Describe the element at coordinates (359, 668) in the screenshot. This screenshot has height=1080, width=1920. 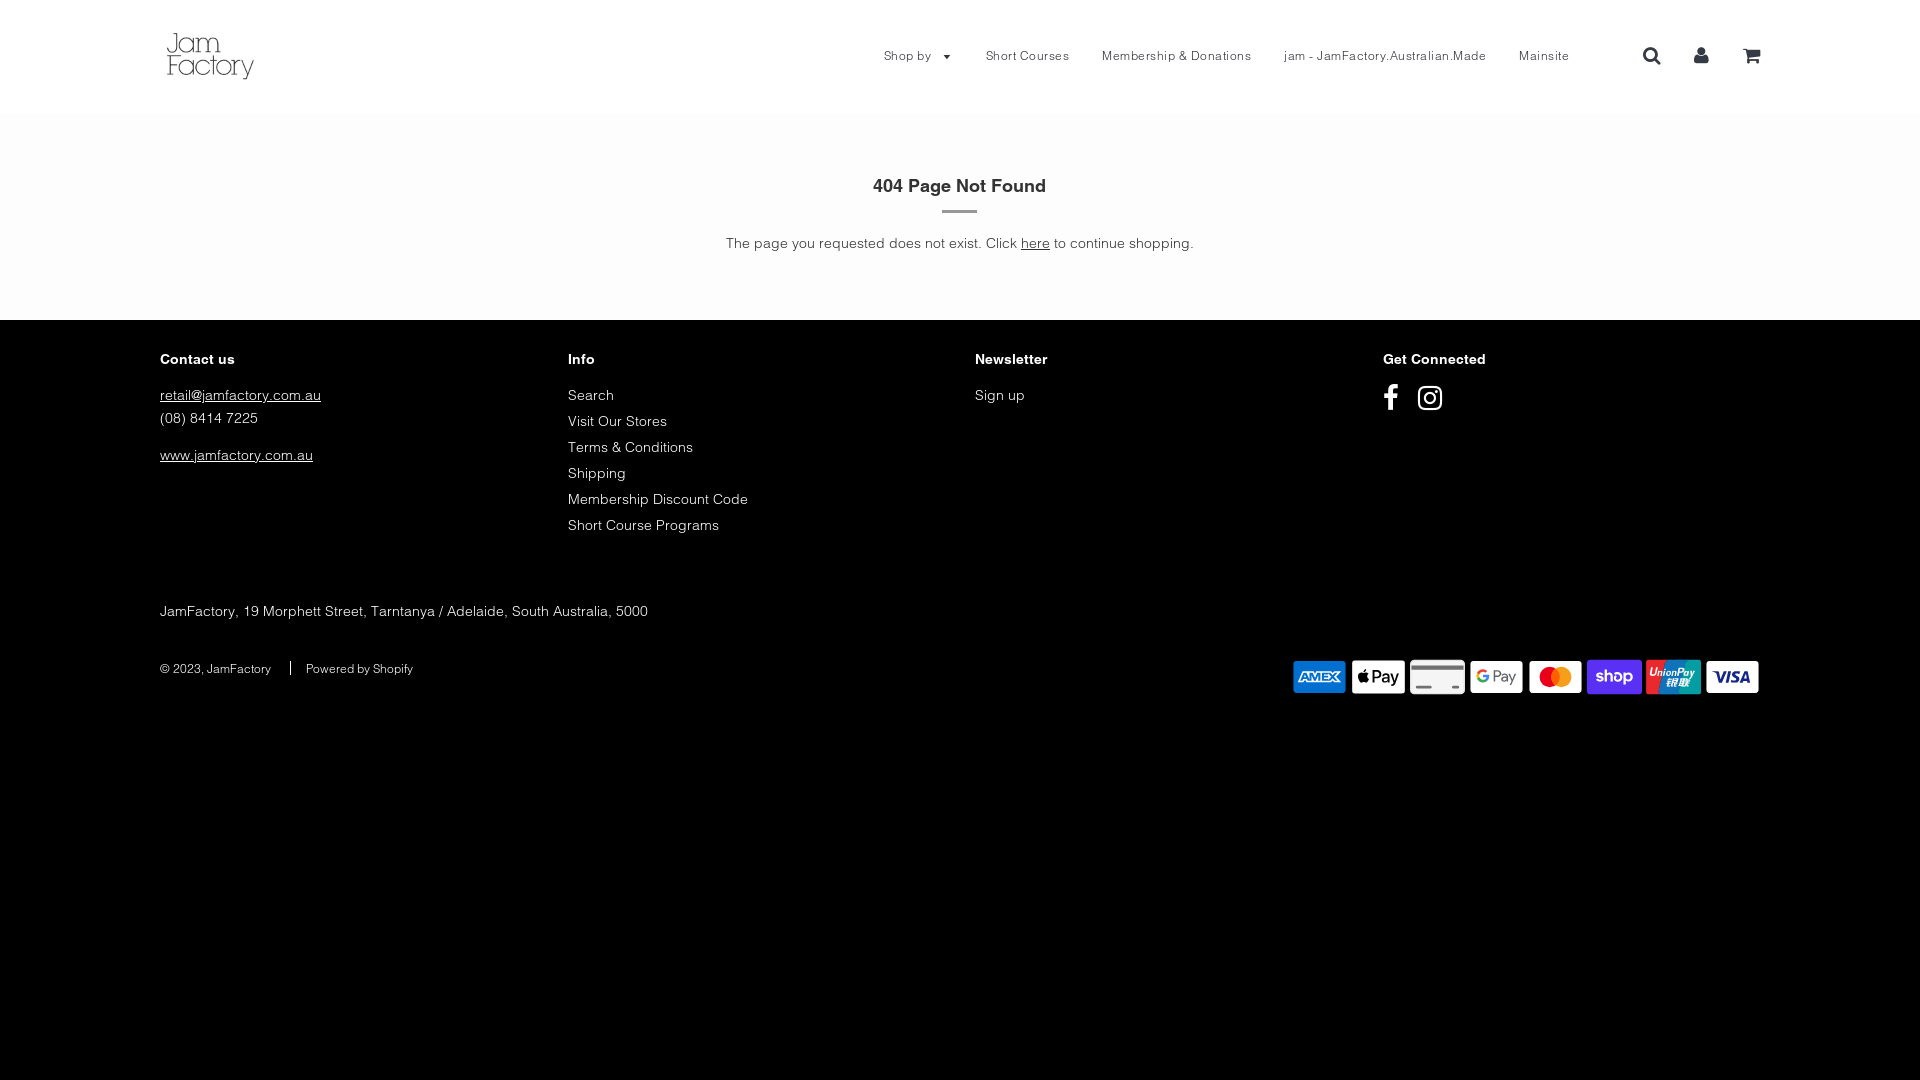
I see `'Powered by Shopify'` at that location.